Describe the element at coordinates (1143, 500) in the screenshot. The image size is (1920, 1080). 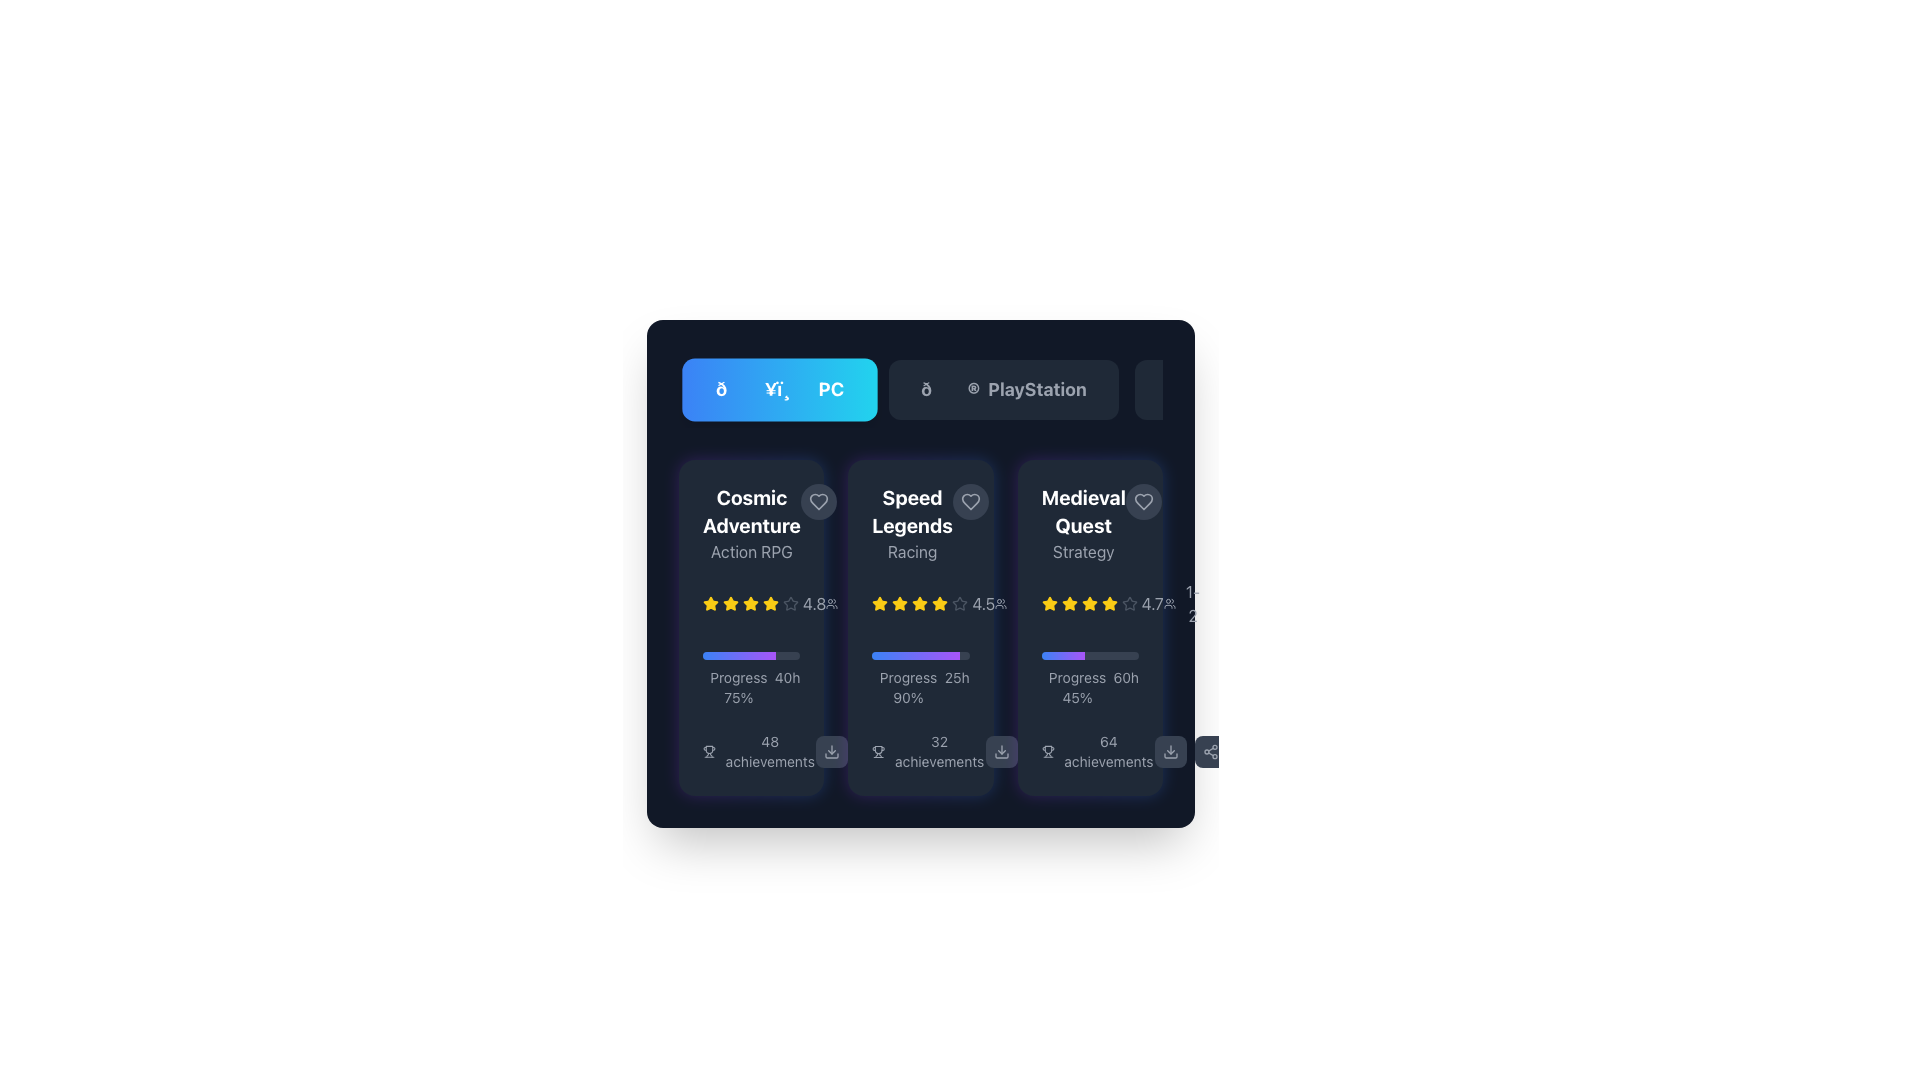
I see `the circular button with a gray background and heart icon located at the upper-right corner of the 'Medieval Quest' card` at that location.